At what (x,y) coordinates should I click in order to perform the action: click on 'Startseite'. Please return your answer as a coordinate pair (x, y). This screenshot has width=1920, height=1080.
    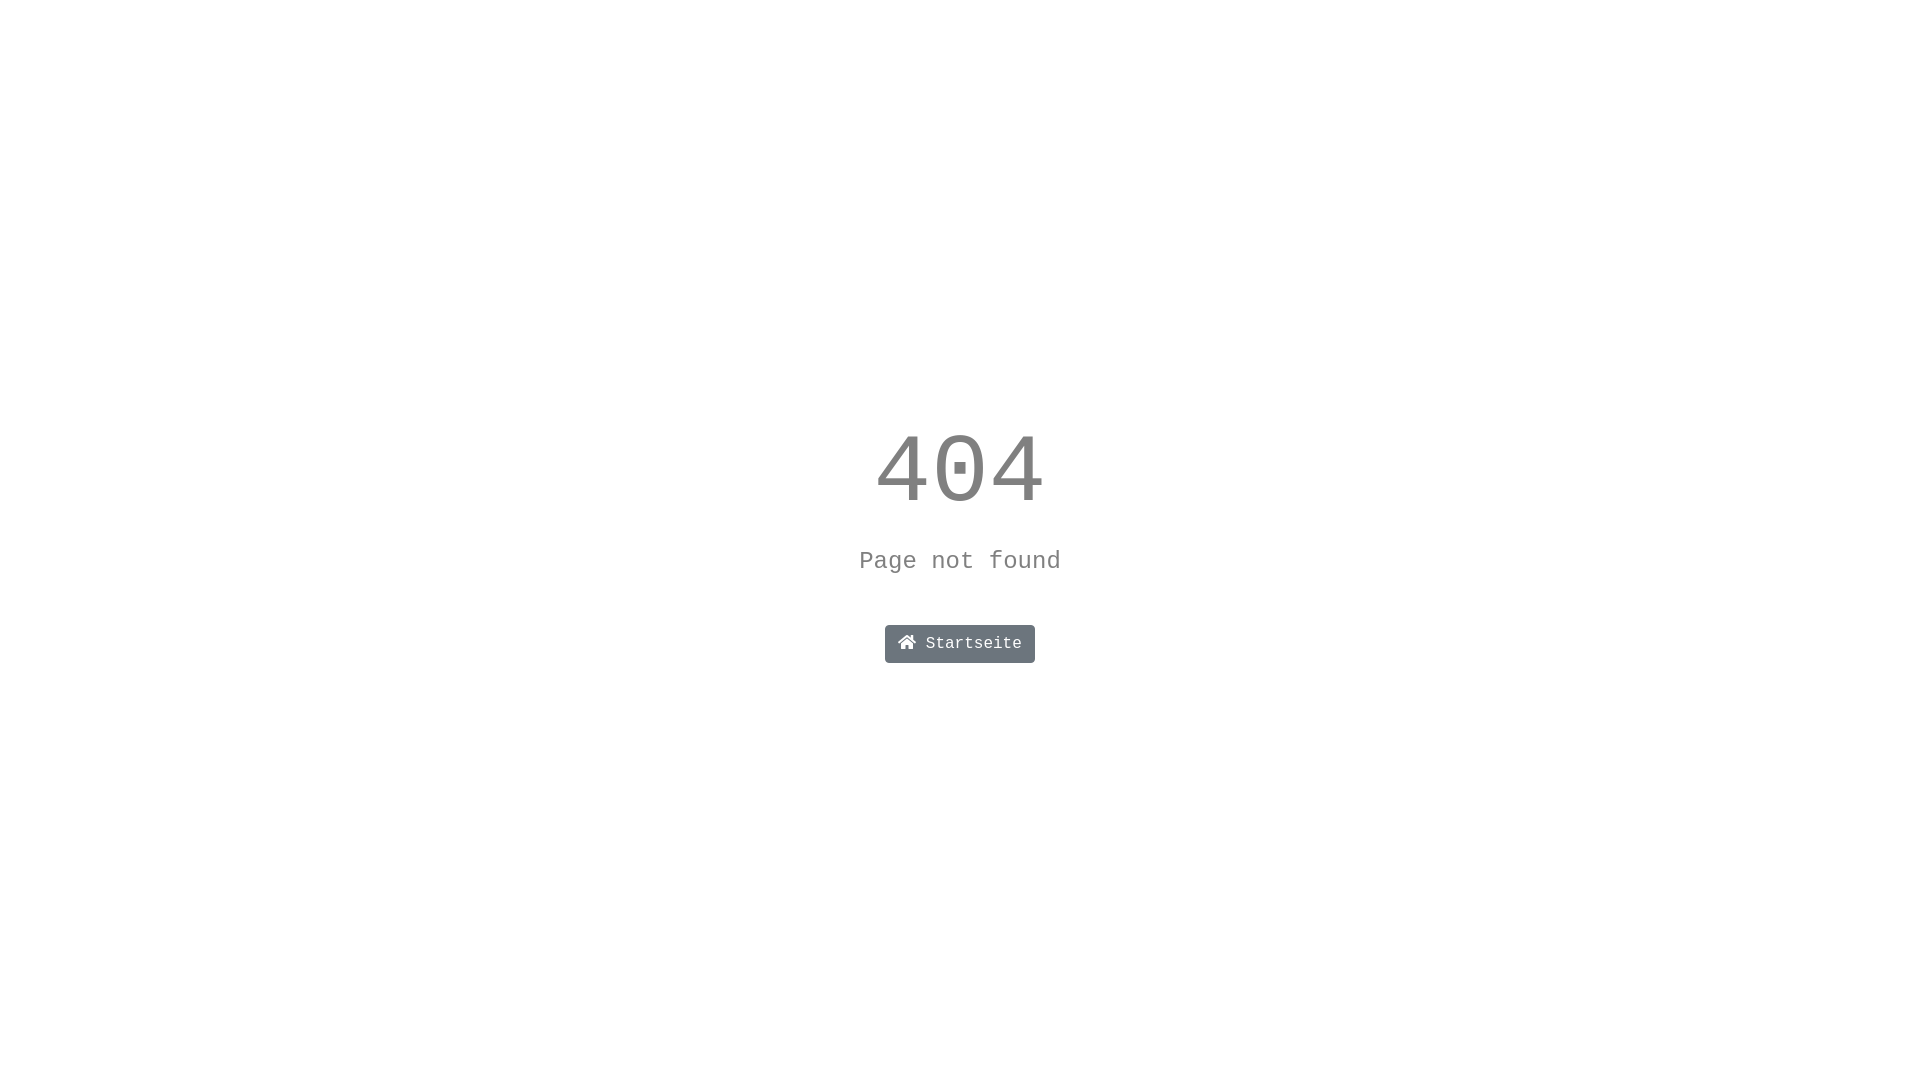
    Looking at the image, I should click on (960, 644).